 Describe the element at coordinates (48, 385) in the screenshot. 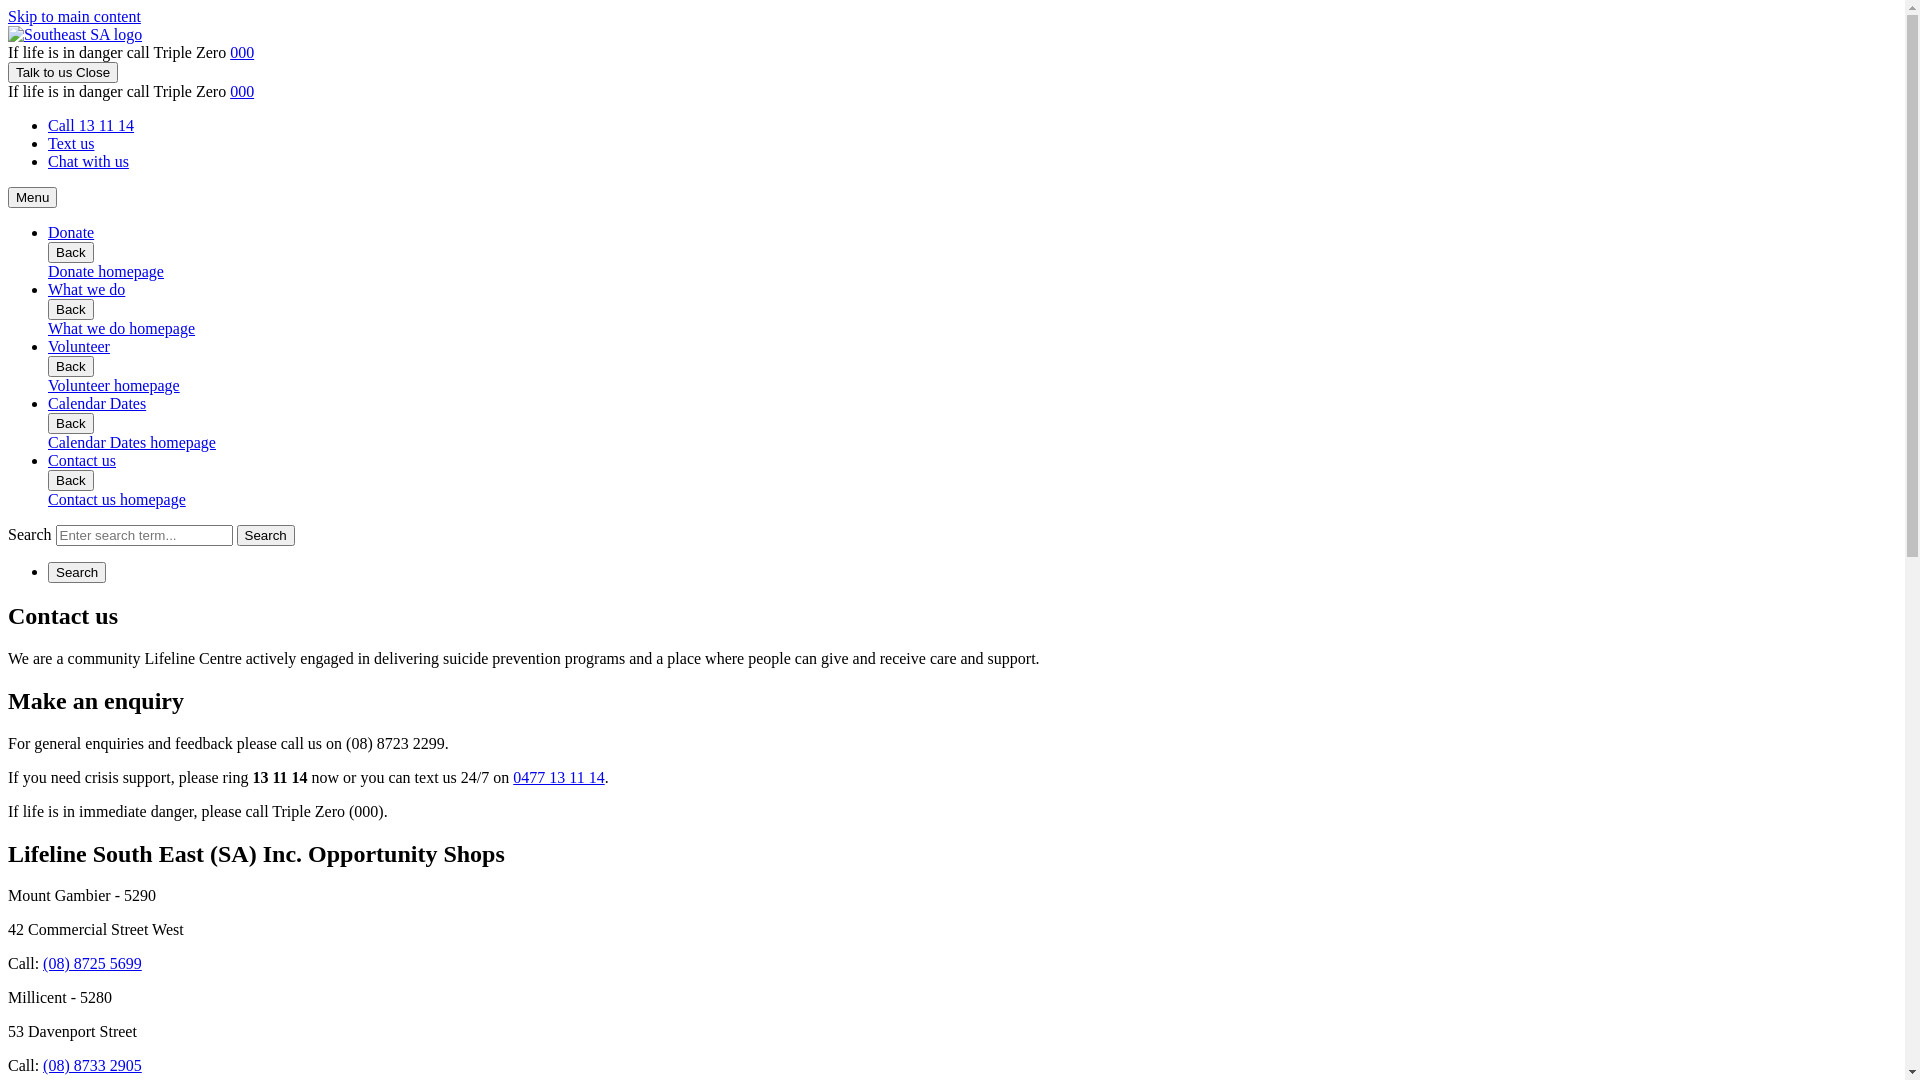

I see `'Volunteer homepage'` at that location.